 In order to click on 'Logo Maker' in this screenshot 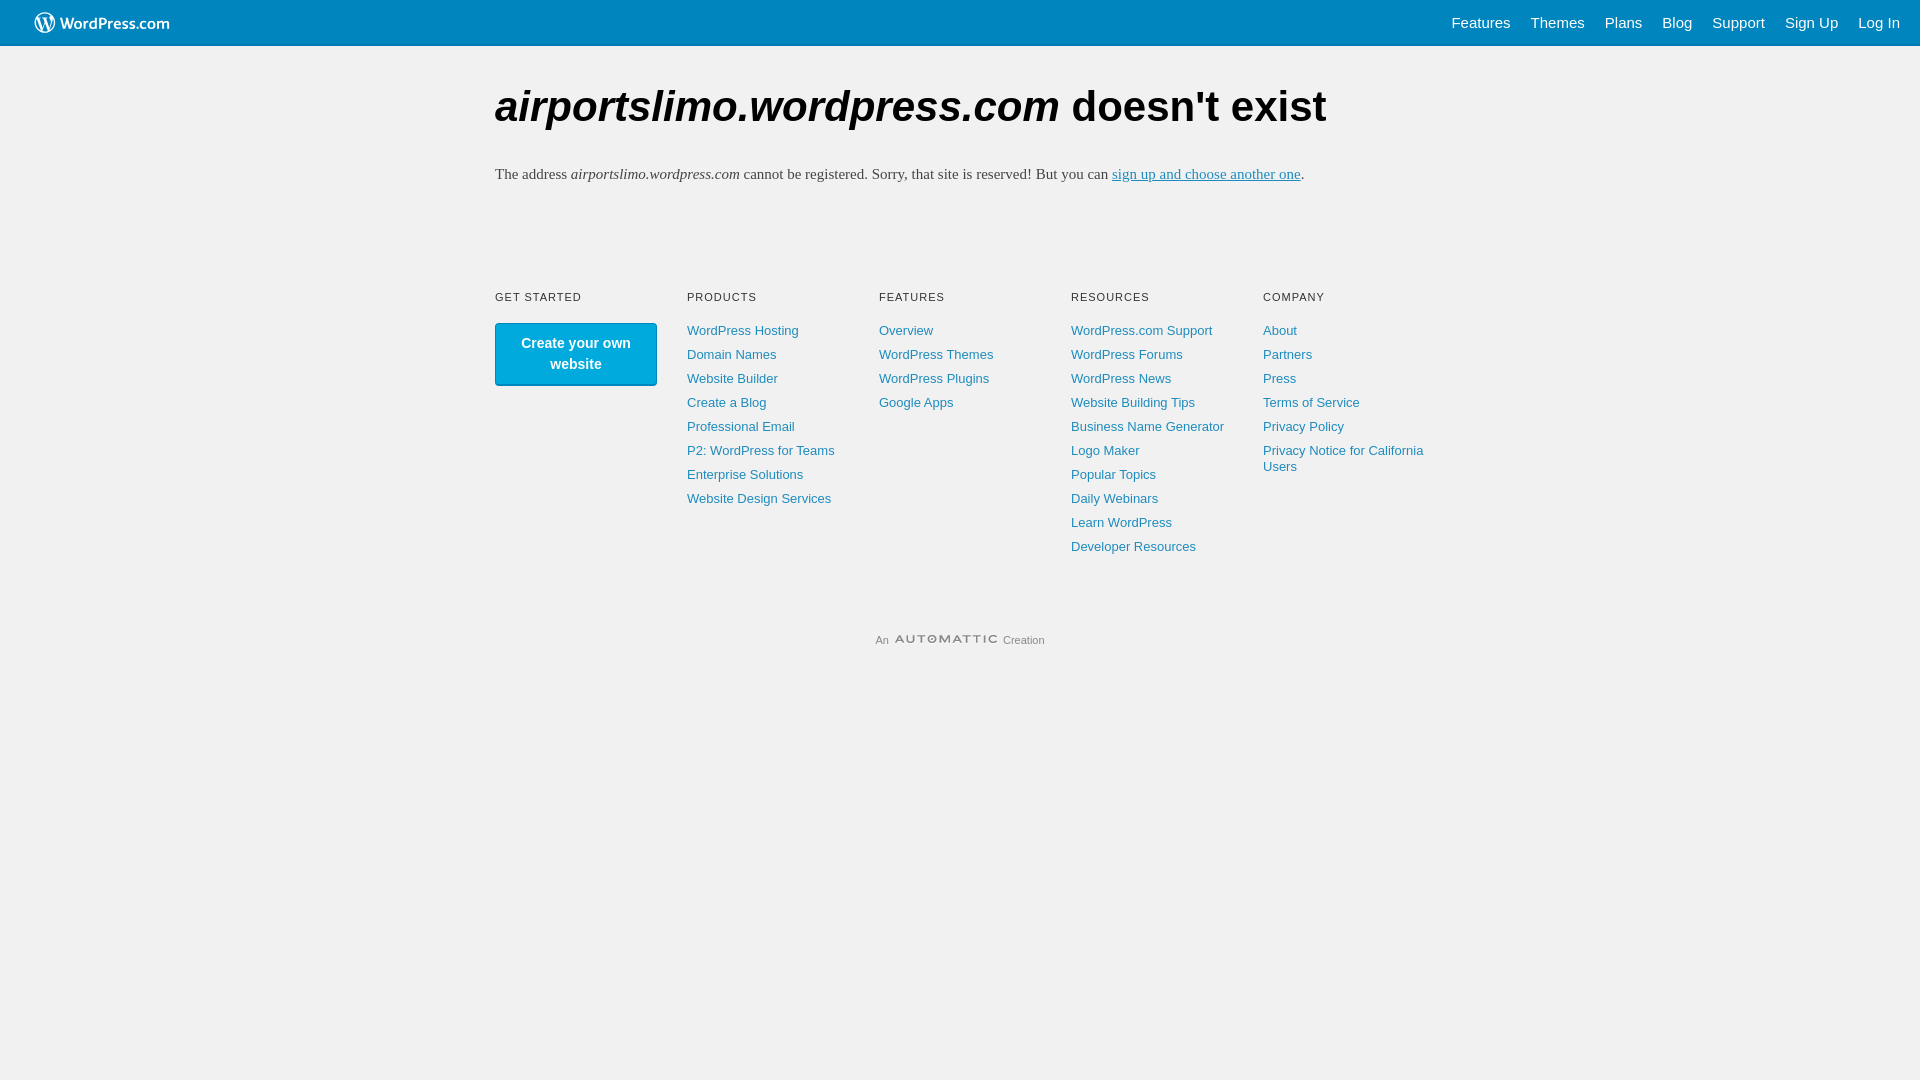, I will do `click(1104, 450)`.